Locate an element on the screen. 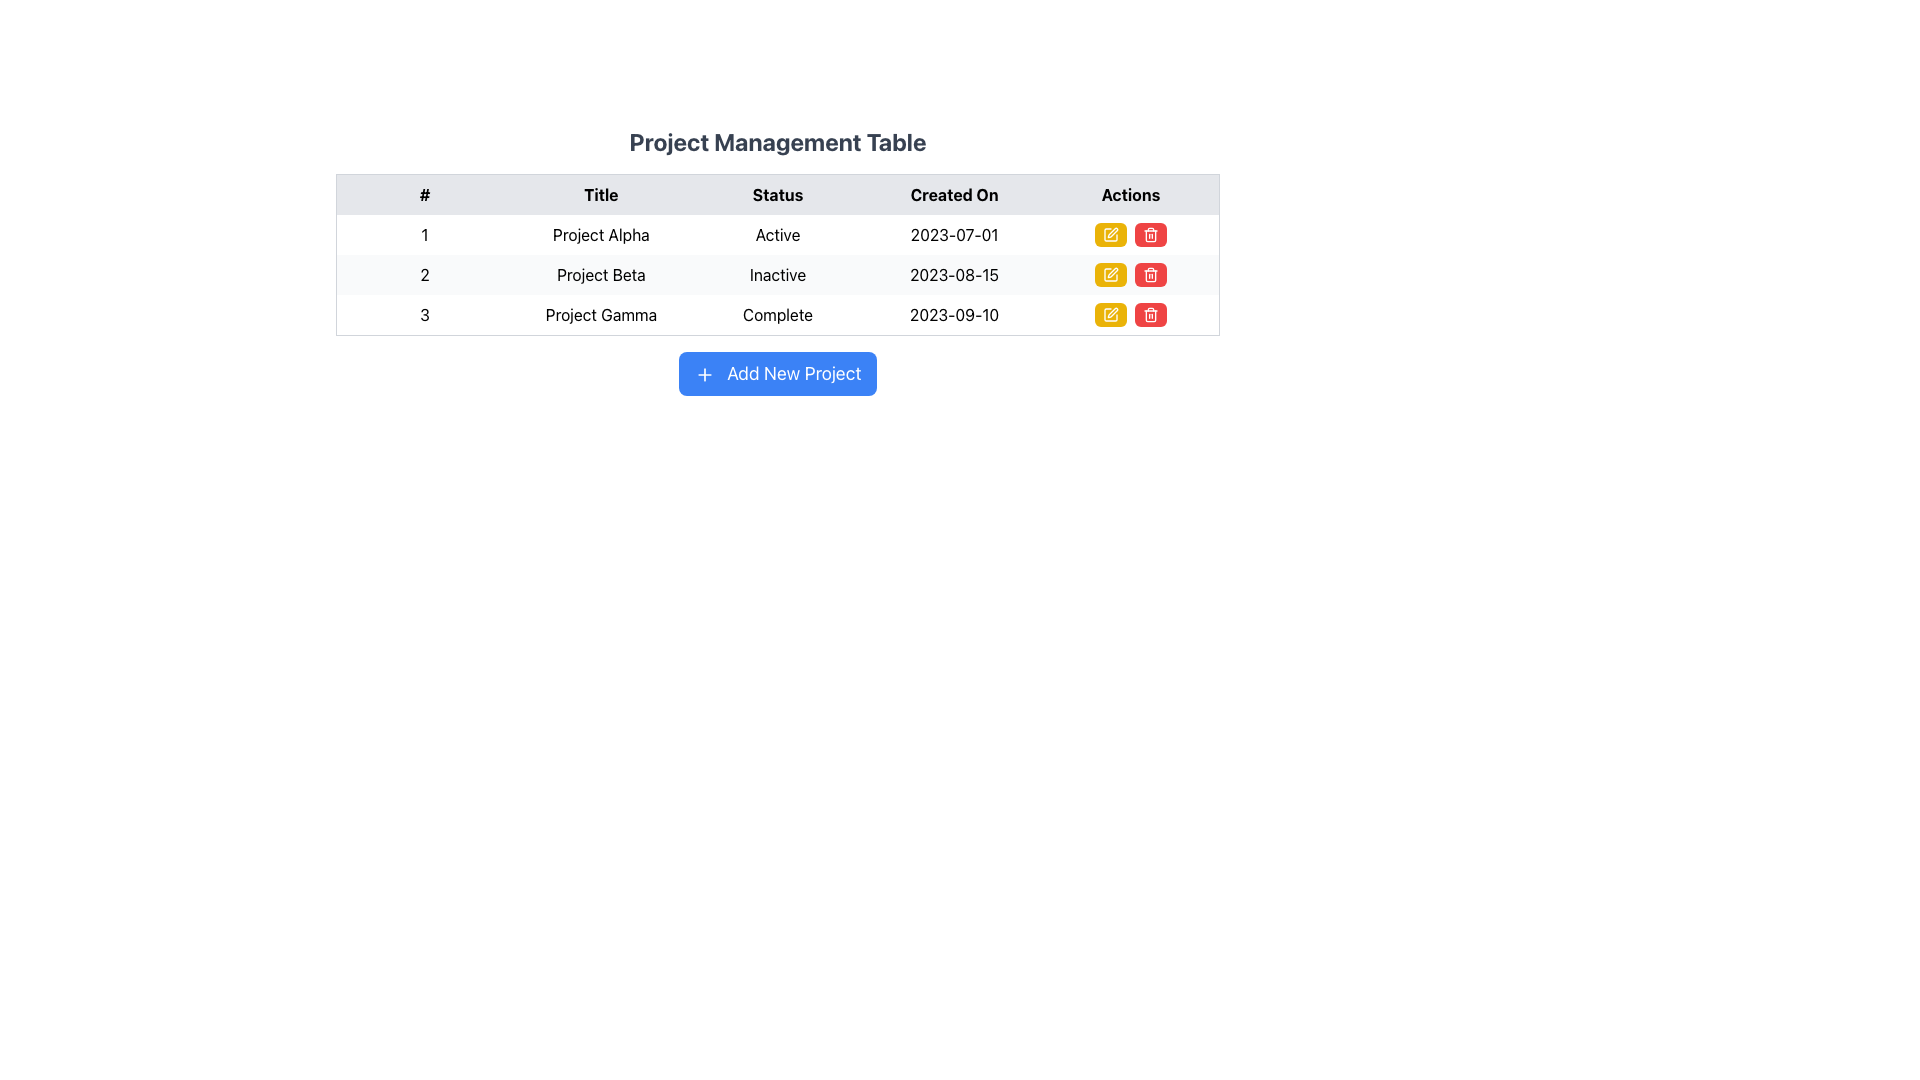 The width and height of the screenshot is (1920, 1080). the edit icon button located in the Actions column of the second row in the table to modify or update the corresponding row's data is located at coordinates (1109, 274).